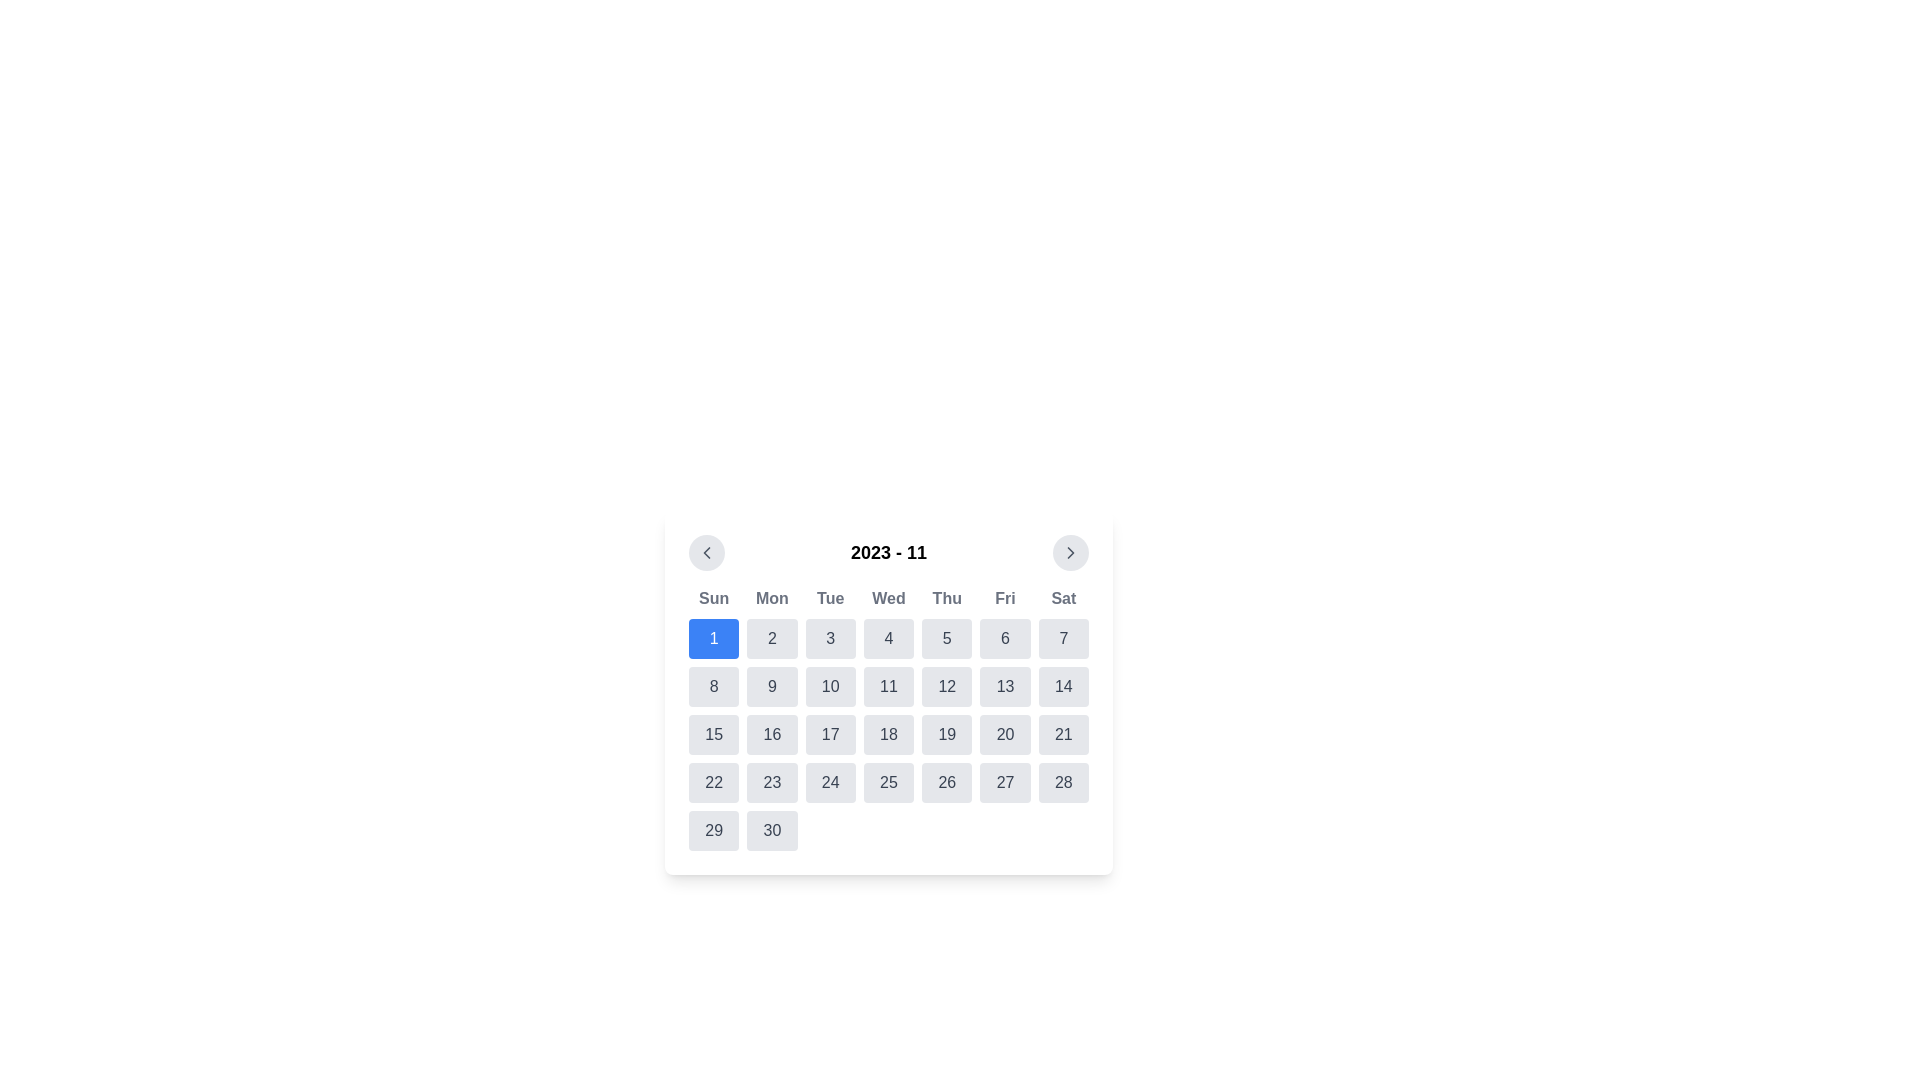 This screenshot has width=1920, height=1080. I want to click on the button that allows users to select the date '6' in the calendar grid layout, so click(1005, 639).